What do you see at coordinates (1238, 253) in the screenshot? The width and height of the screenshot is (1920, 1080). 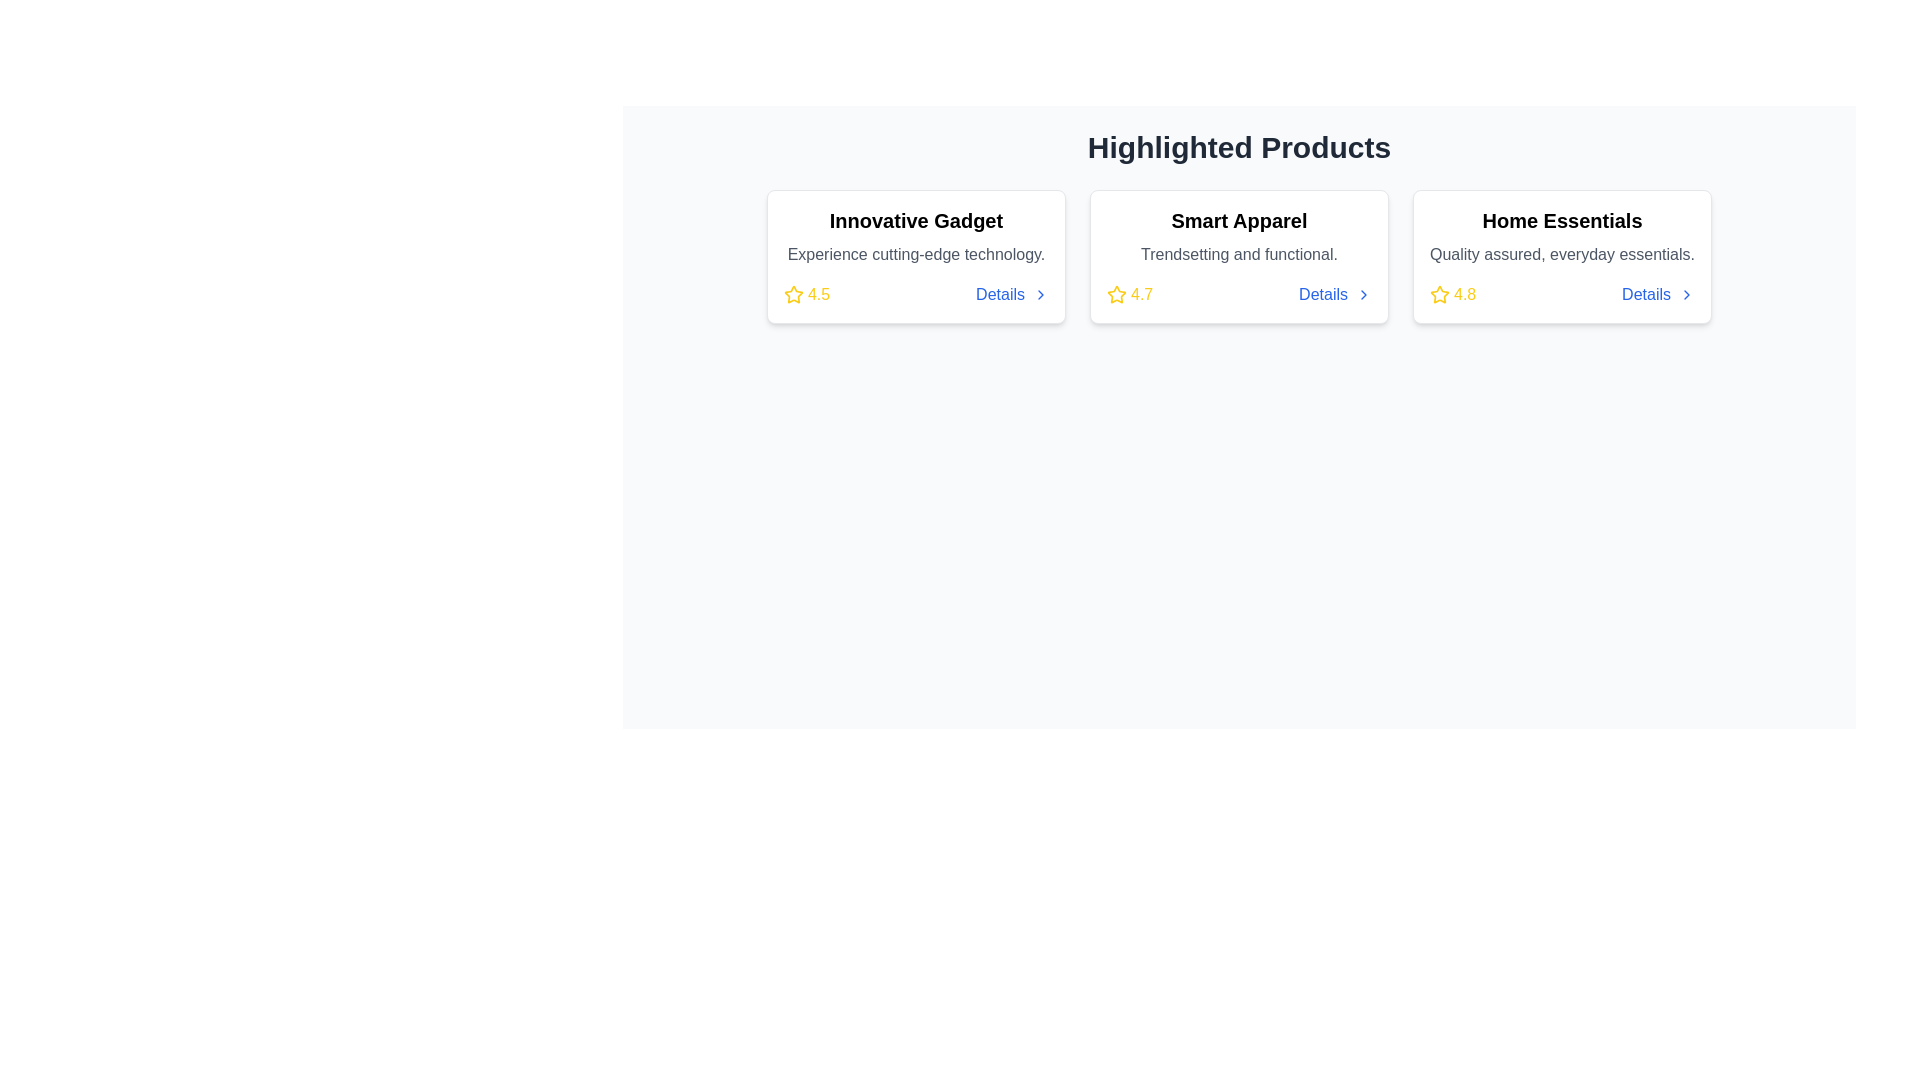 I see `the text label element that reads 'Trendsetting and functional.' which is styled in gray and positioned below the title 'Smart Apparel.'` at bounding box center [1238, 253].